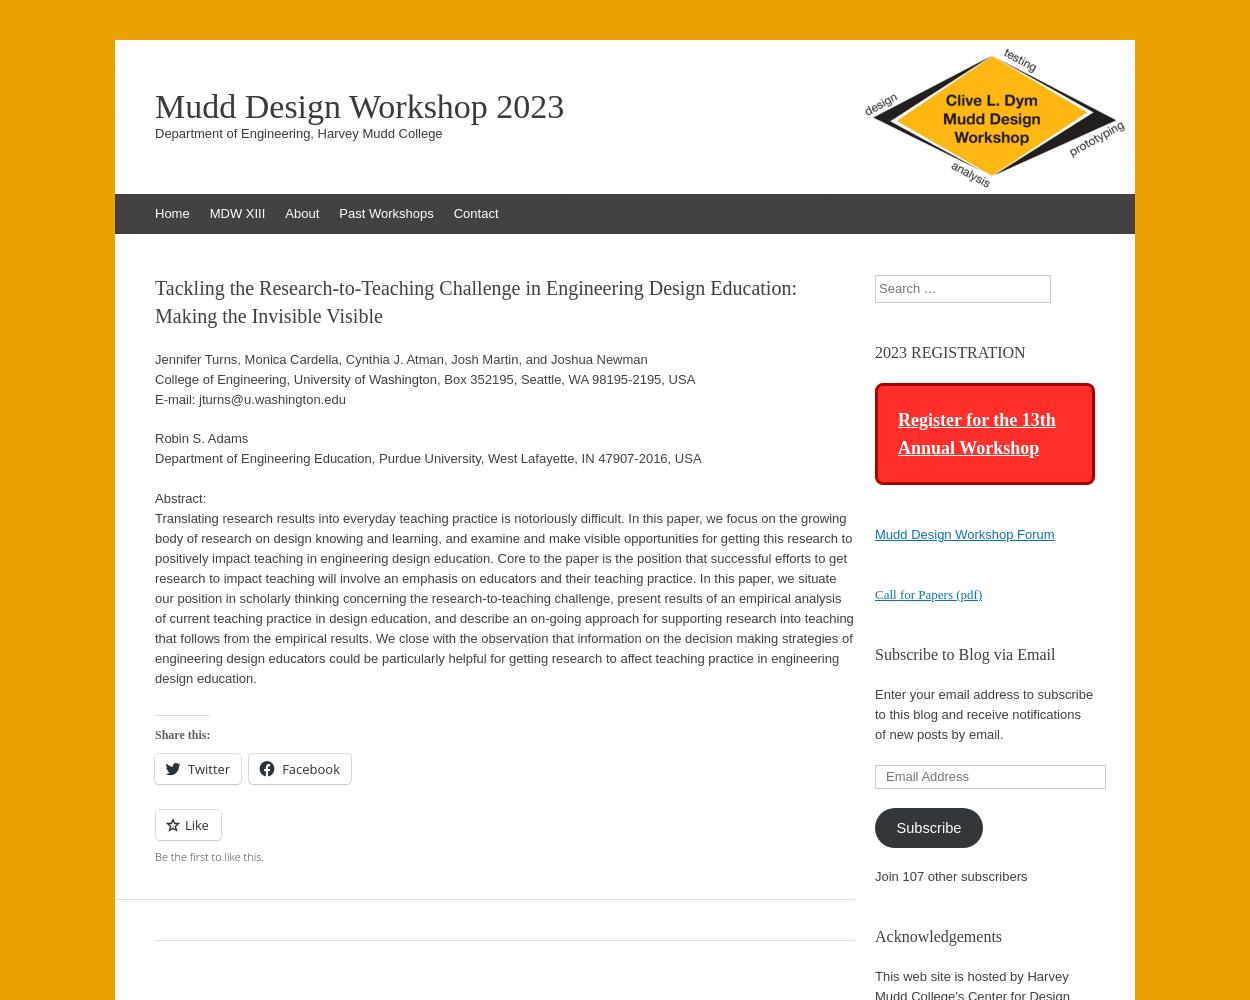 This screenshot has height=1000, width=1250. Describe the element at coordinates (180, 496) in the screenshot. I see `'Abstract:'` at that location.